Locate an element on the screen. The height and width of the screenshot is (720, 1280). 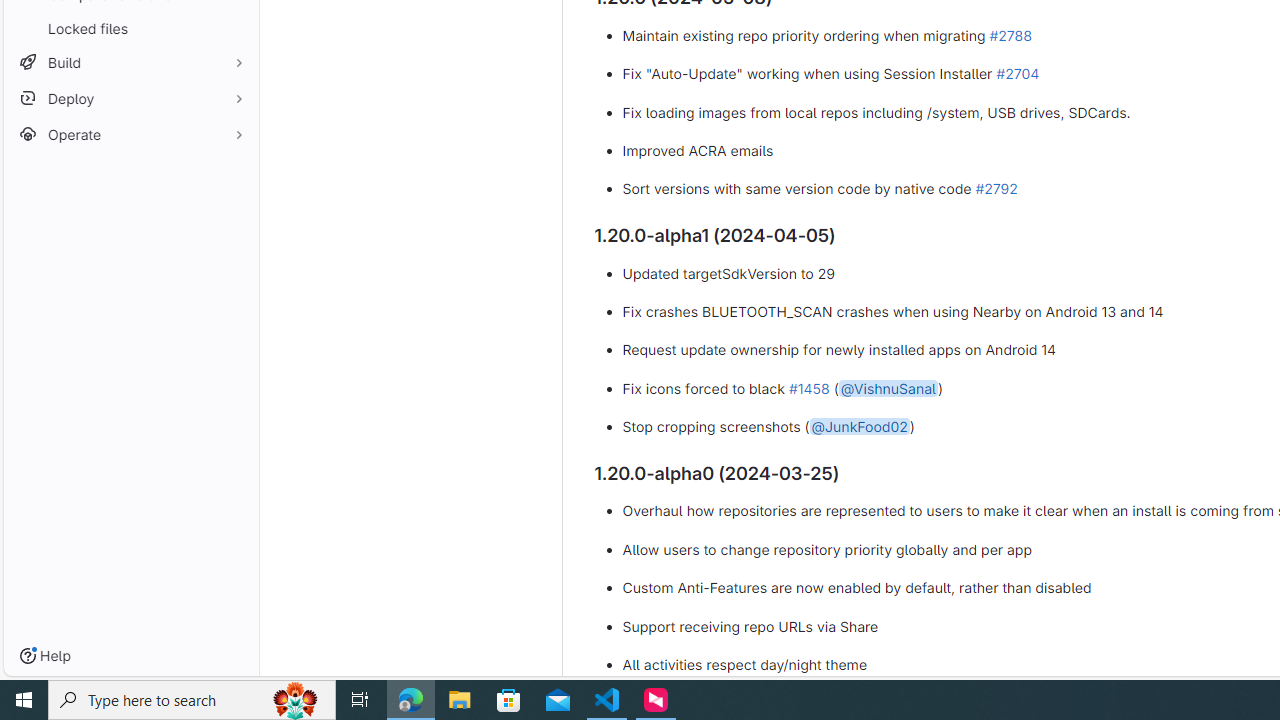
'Microsoft Store' is located at coordinates (509, 698).